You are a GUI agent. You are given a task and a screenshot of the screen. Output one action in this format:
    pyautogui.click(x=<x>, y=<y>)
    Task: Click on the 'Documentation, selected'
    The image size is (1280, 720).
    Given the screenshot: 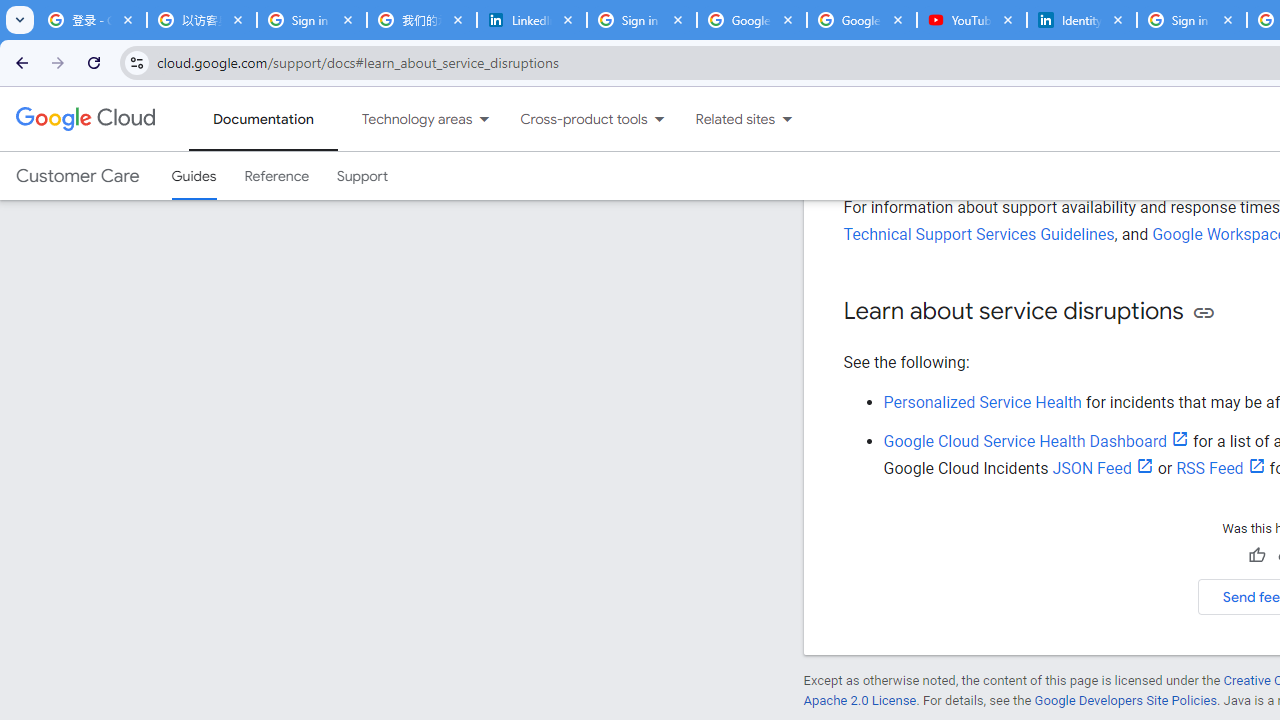 What is the action you would take?
    pyautogui.click(x=262, y=119)
    